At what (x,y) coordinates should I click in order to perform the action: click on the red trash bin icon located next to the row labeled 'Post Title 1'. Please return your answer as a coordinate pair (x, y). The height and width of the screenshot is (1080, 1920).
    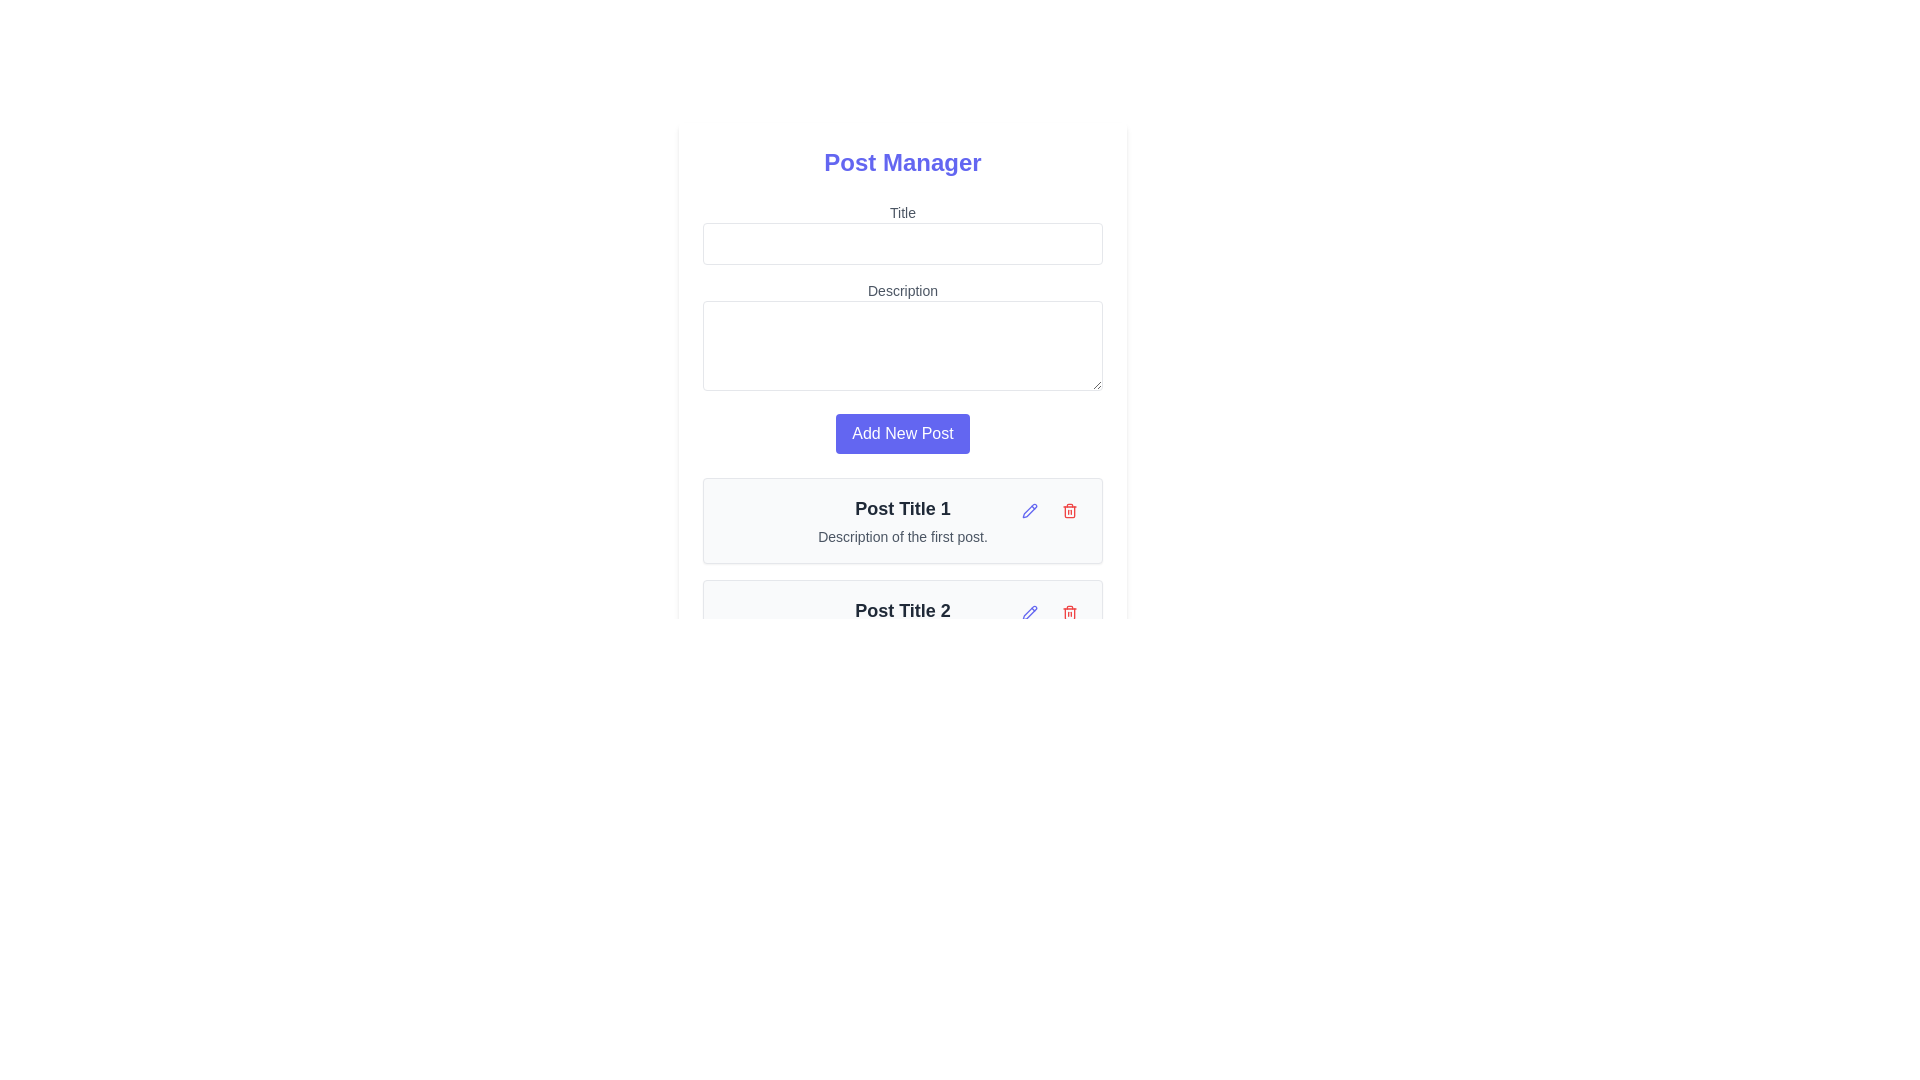
    Looking at the image, I should click on (1069, 509).